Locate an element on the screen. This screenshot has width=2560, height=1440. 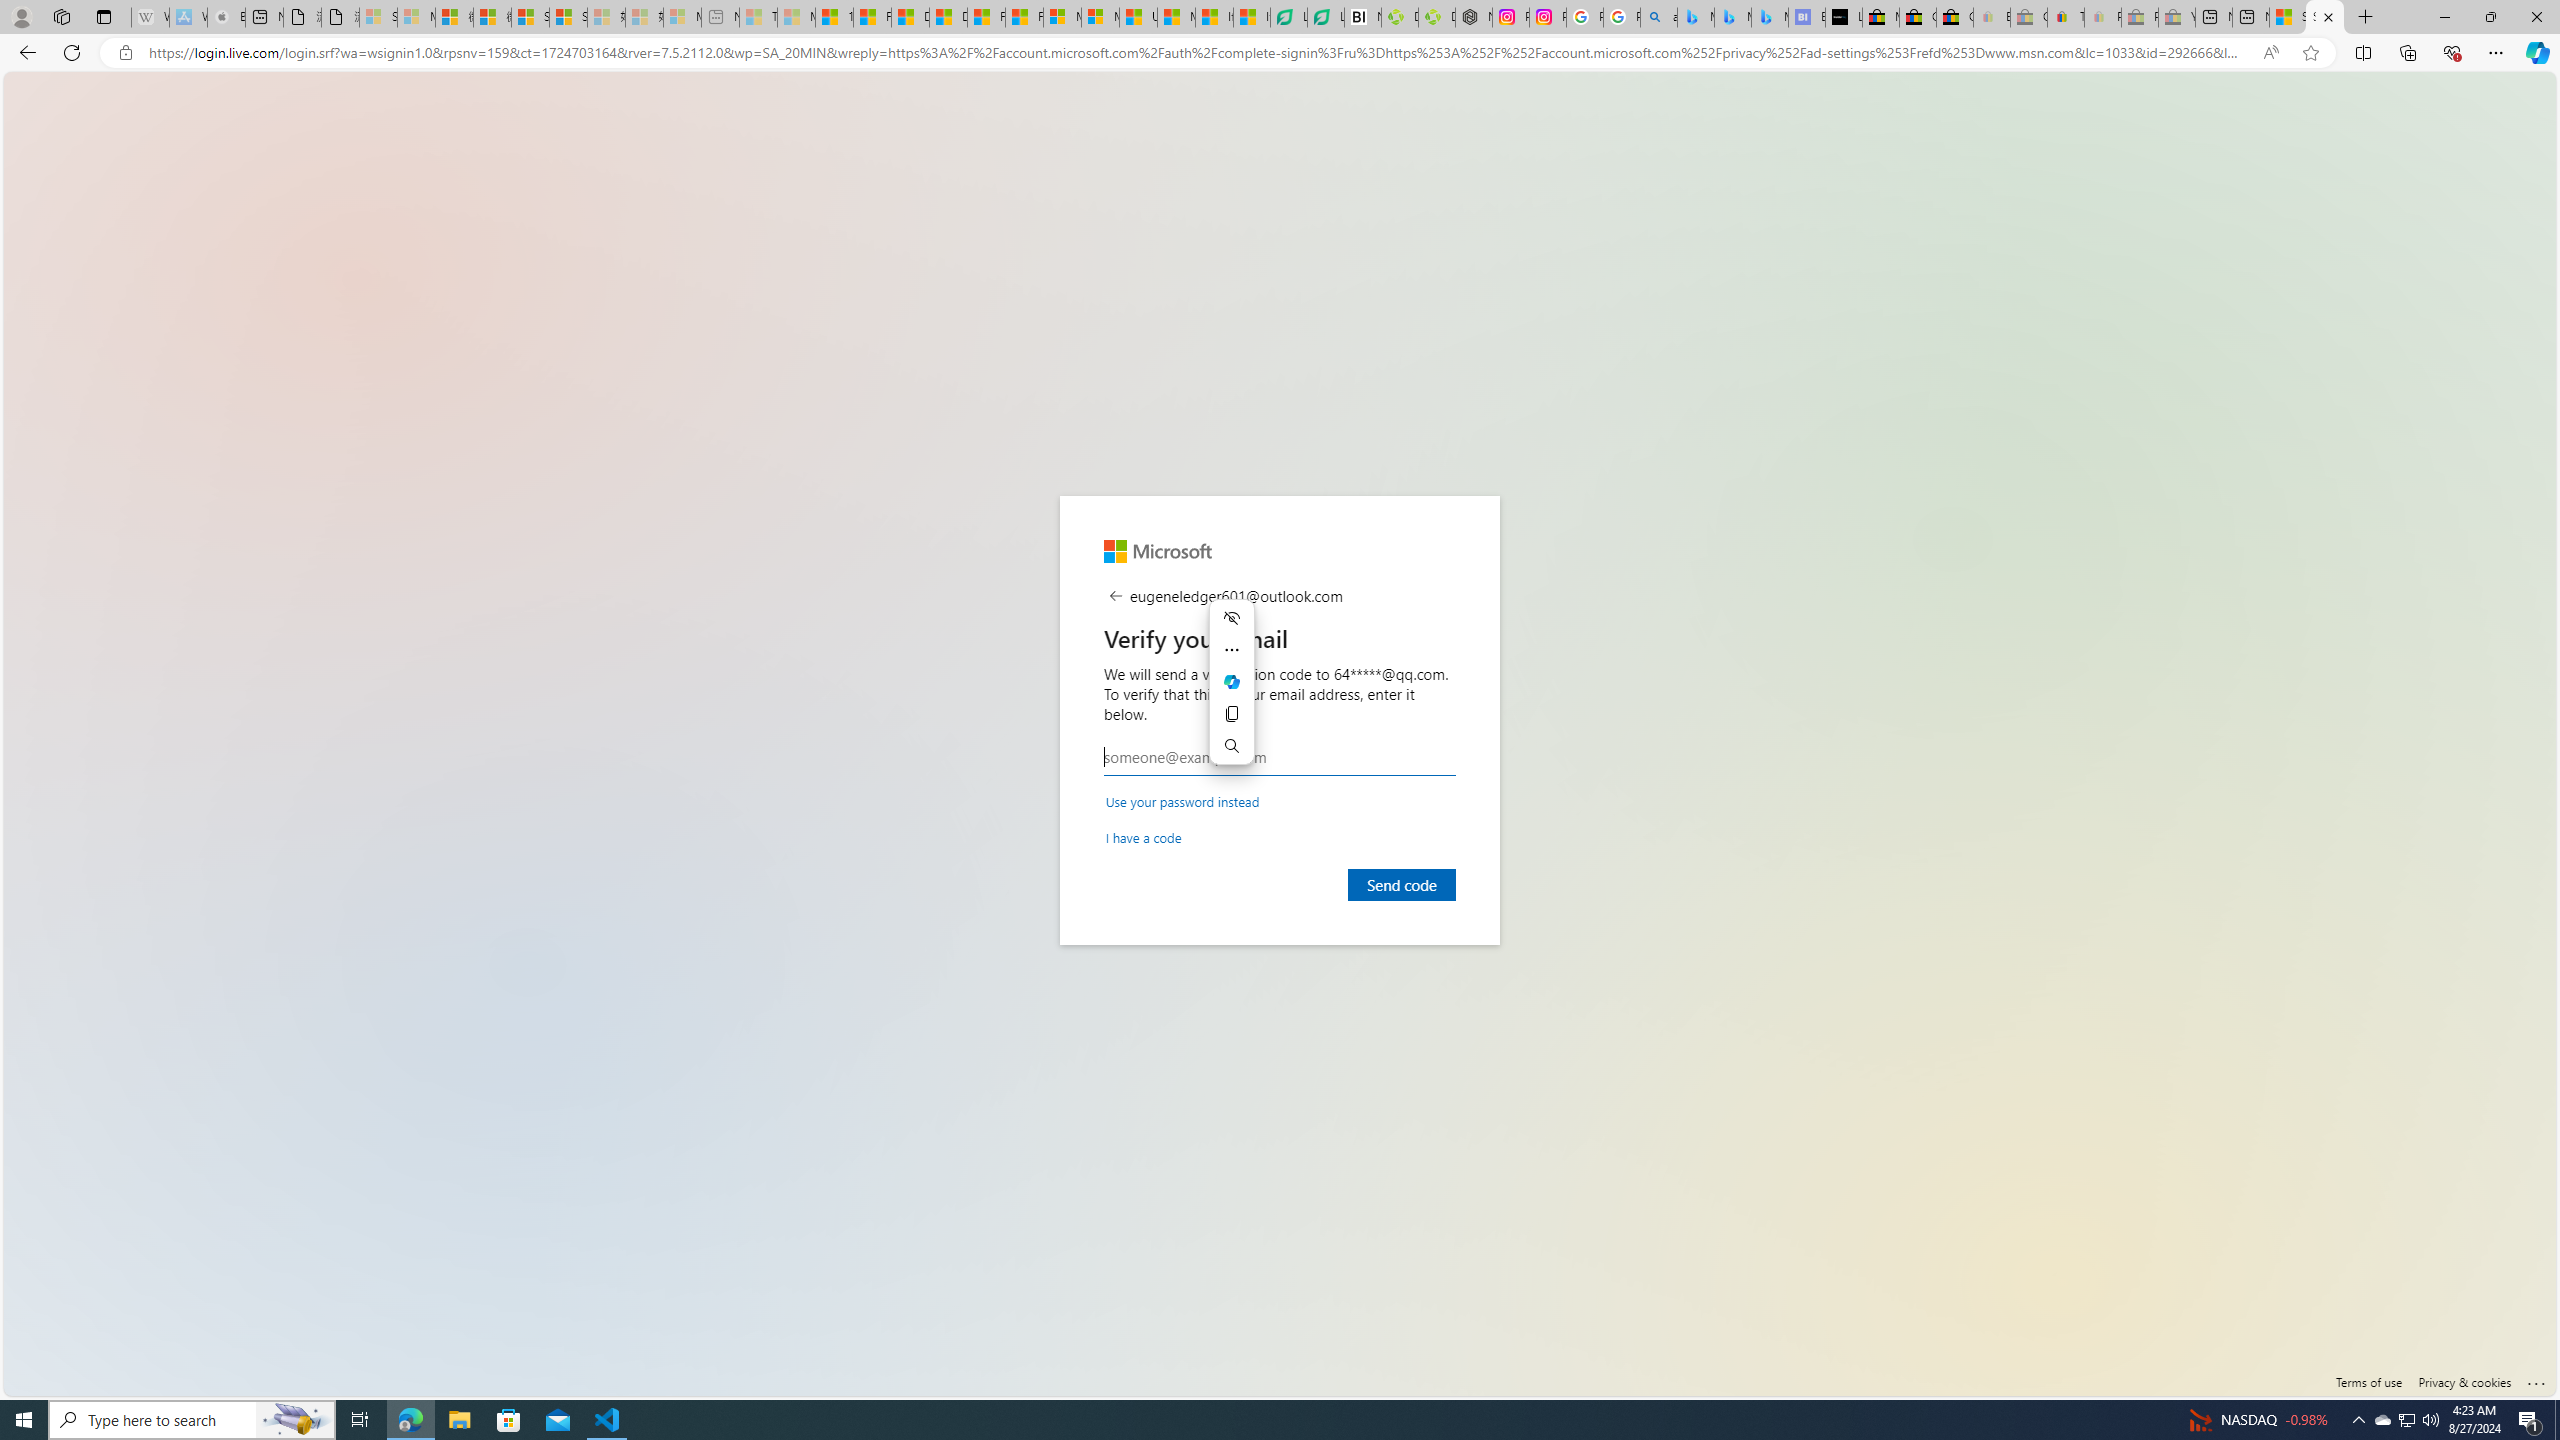
'Buy iPad - Apple - Sleeping' is located at coordinates (225, 16).